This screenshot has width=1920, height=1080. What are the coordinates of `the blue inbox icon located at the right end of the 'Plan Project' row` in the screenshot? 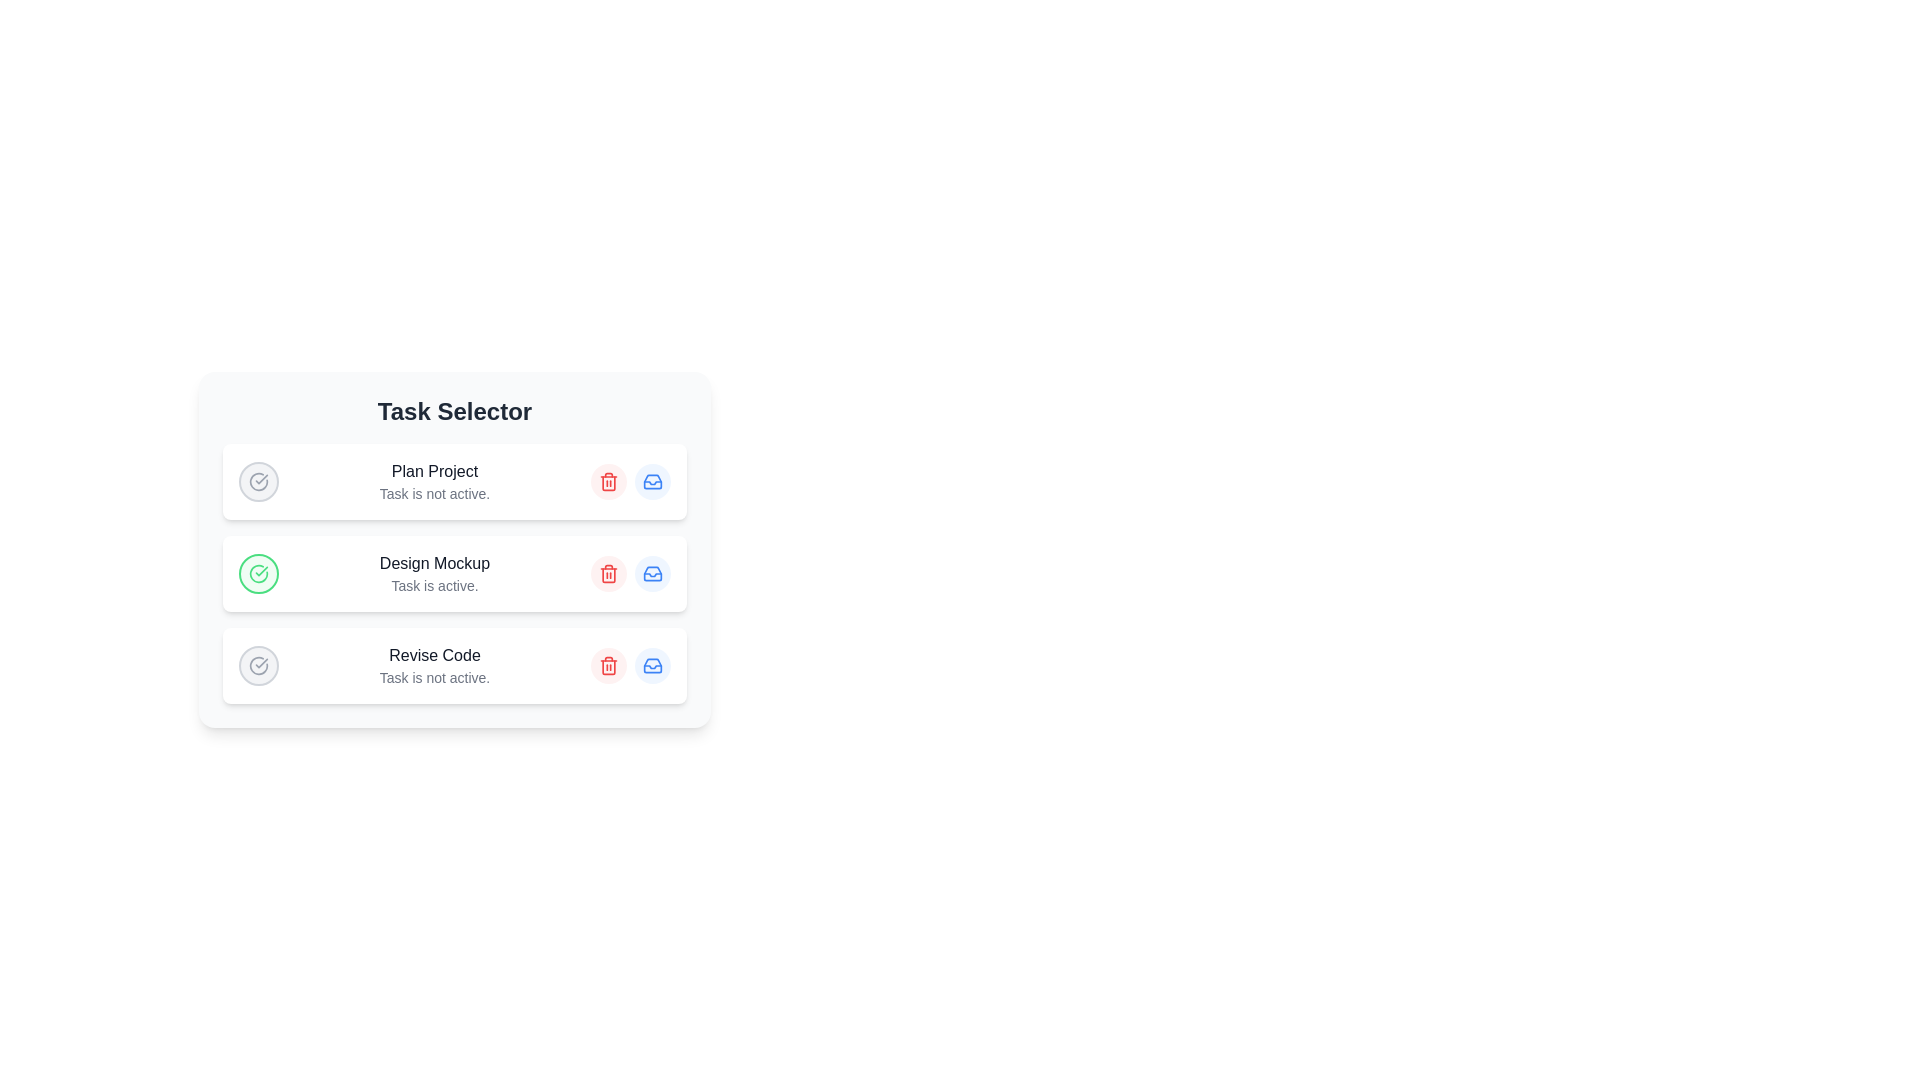 It's located at (652, 482).